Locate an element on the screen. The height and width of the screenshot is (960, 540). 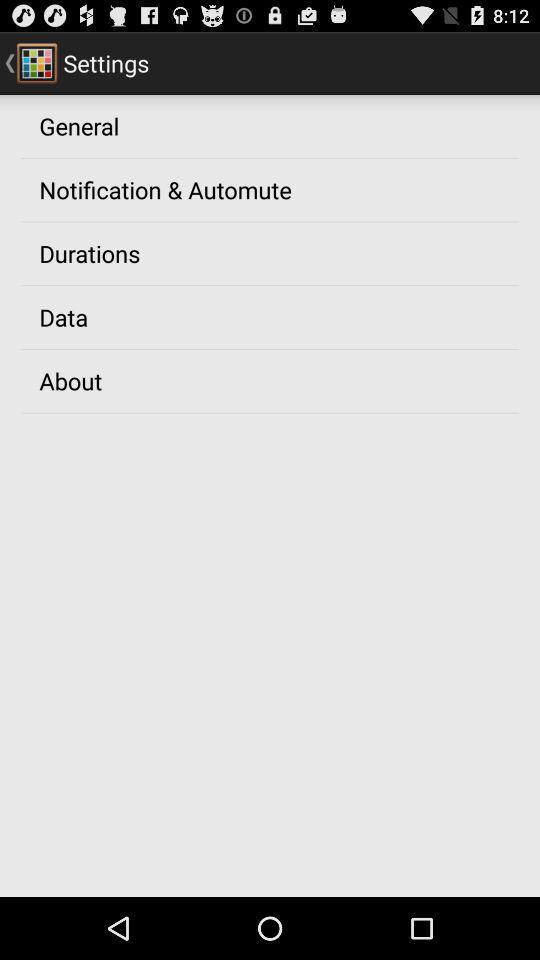
icon below notification & automute item is located at coordinates (88, 252).